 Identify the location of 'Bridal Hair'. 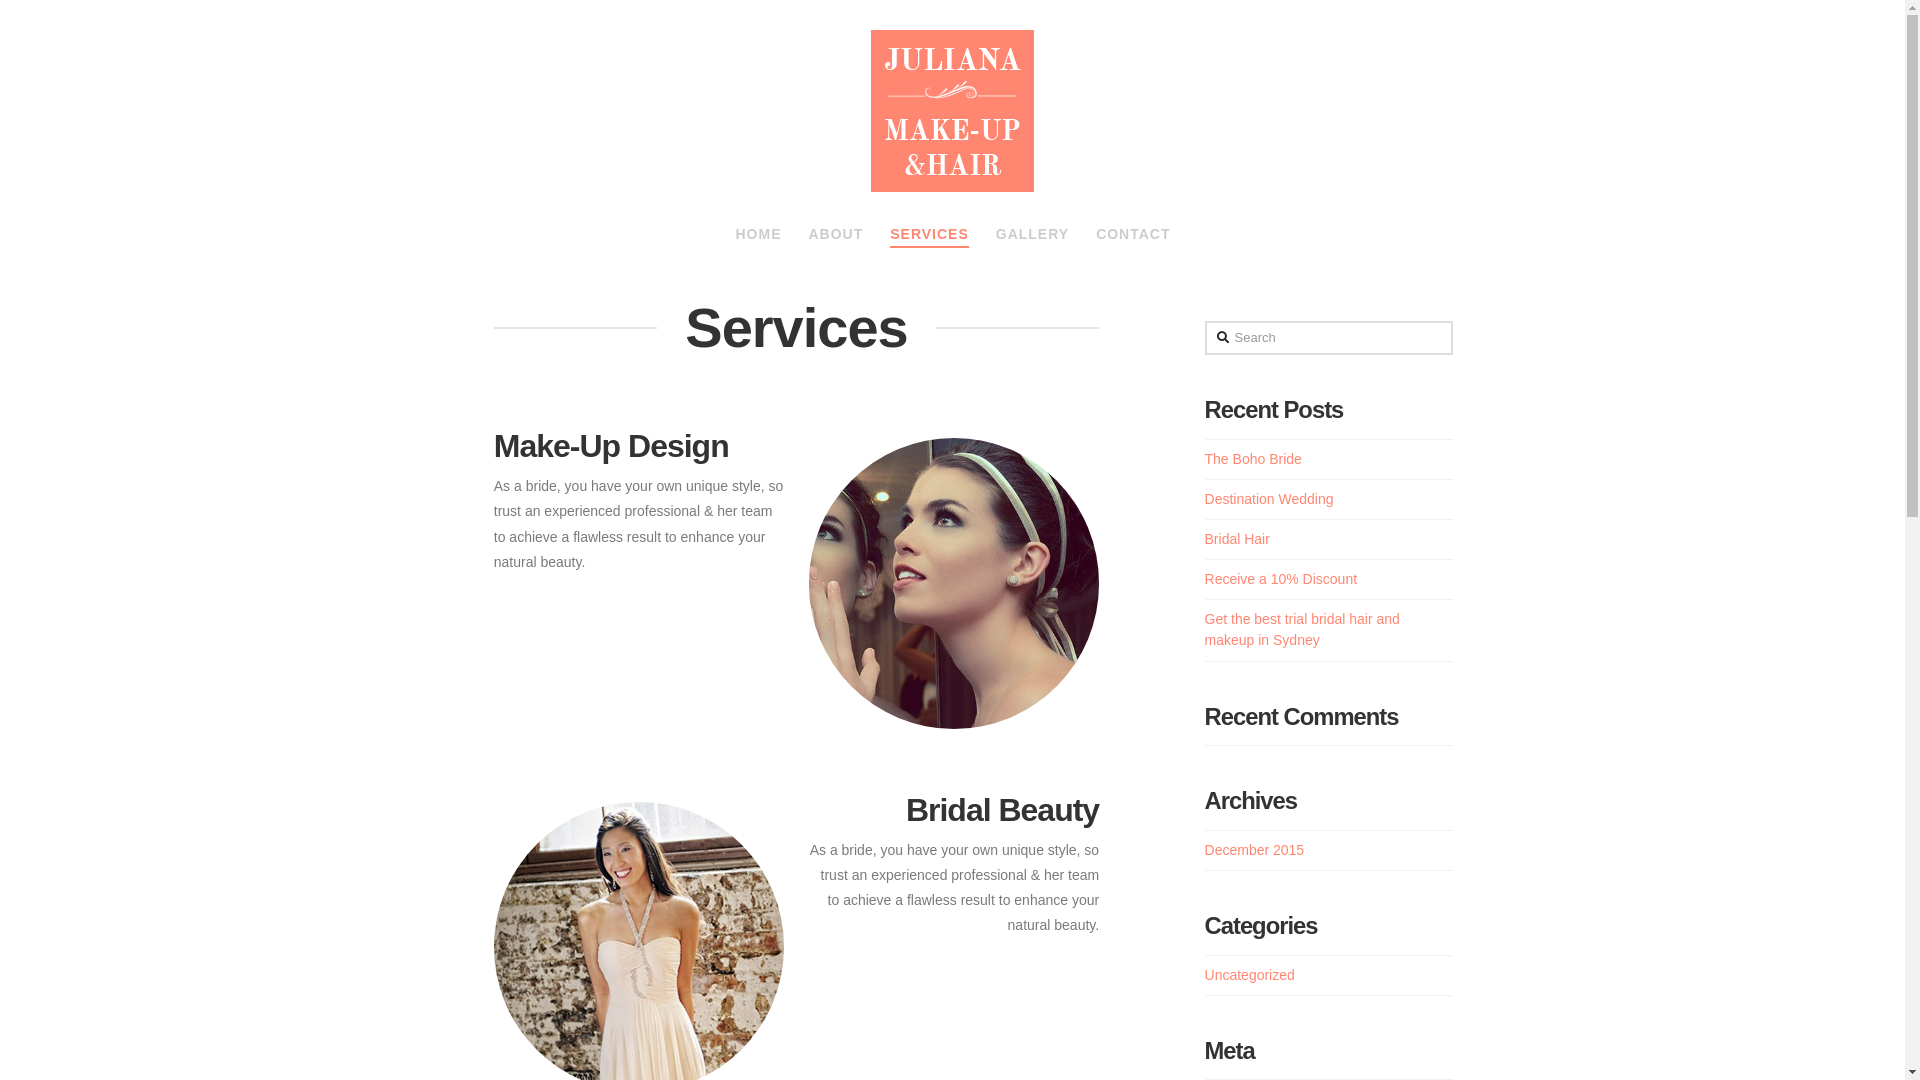
(1236, 538).